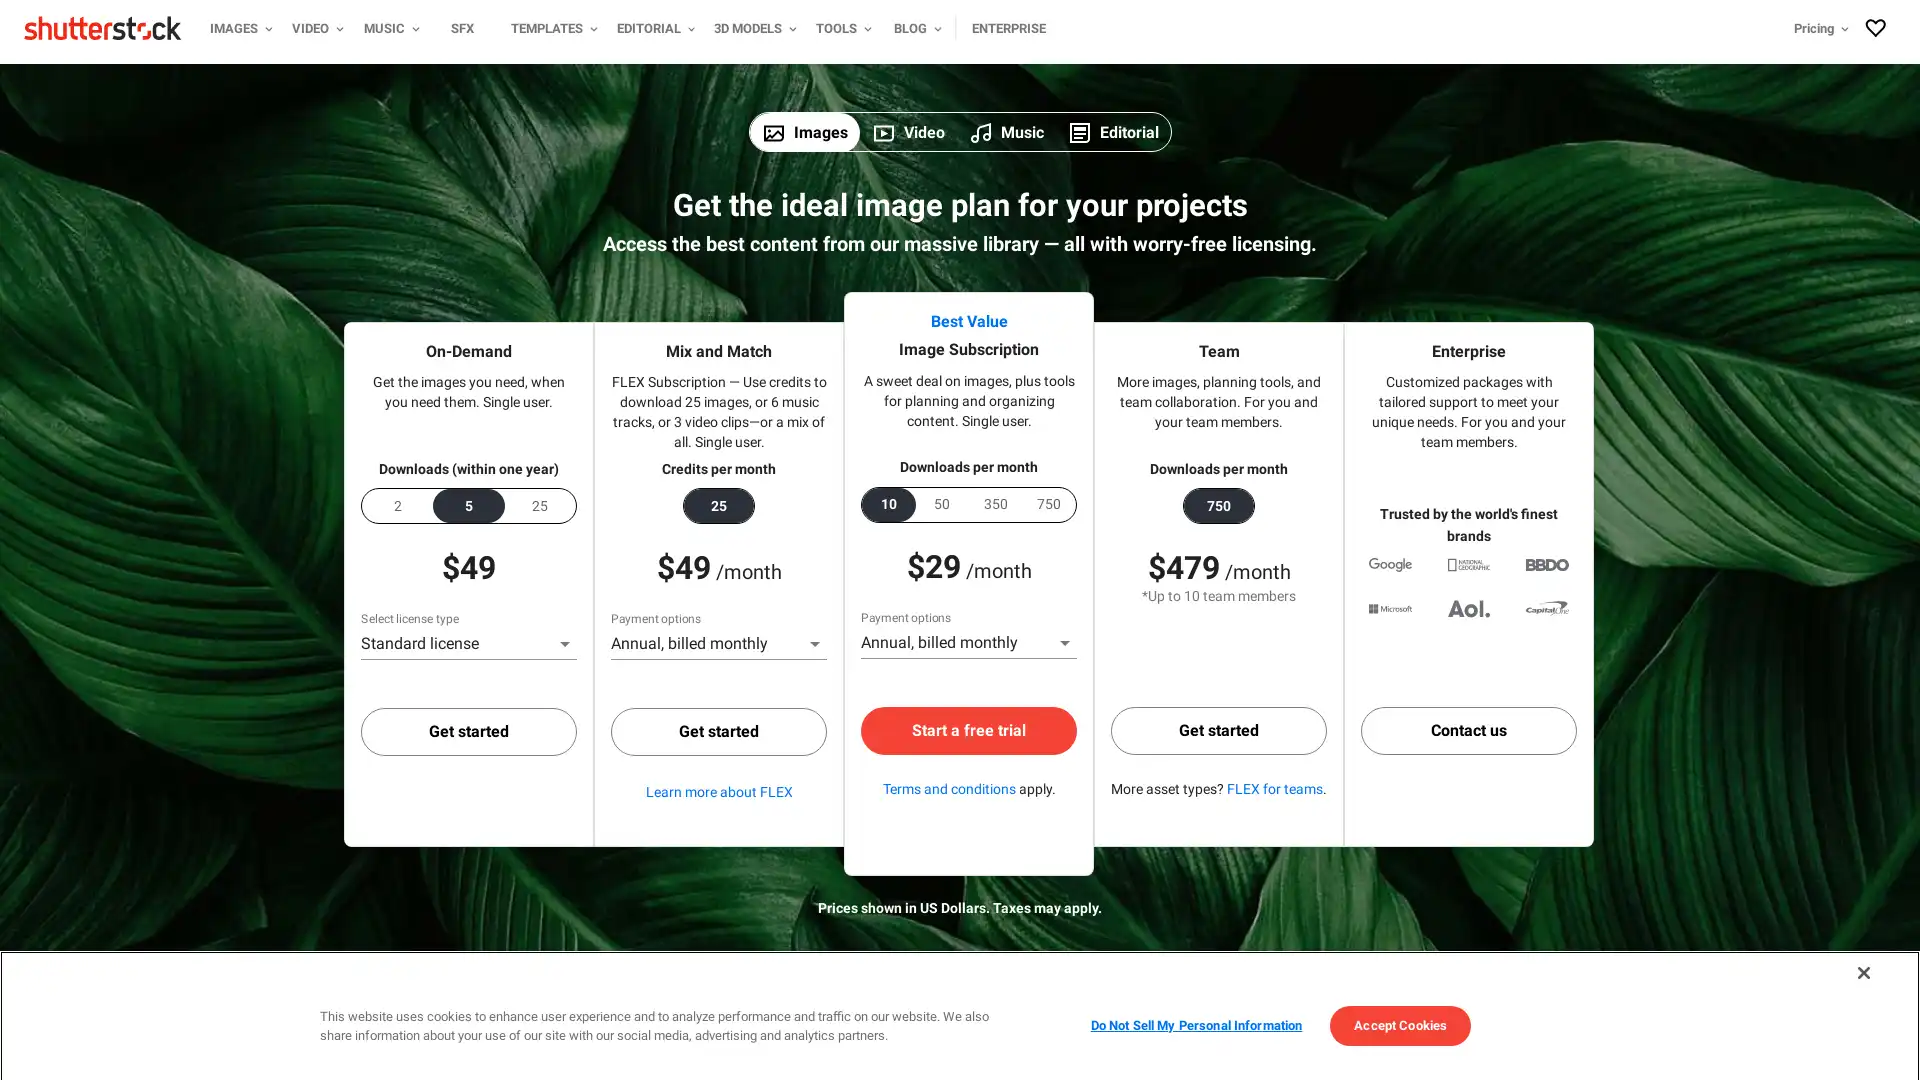 Image resolution: width=1920 pixels, height=1080 pixels. I want to click on Templates, so click(551, 27).